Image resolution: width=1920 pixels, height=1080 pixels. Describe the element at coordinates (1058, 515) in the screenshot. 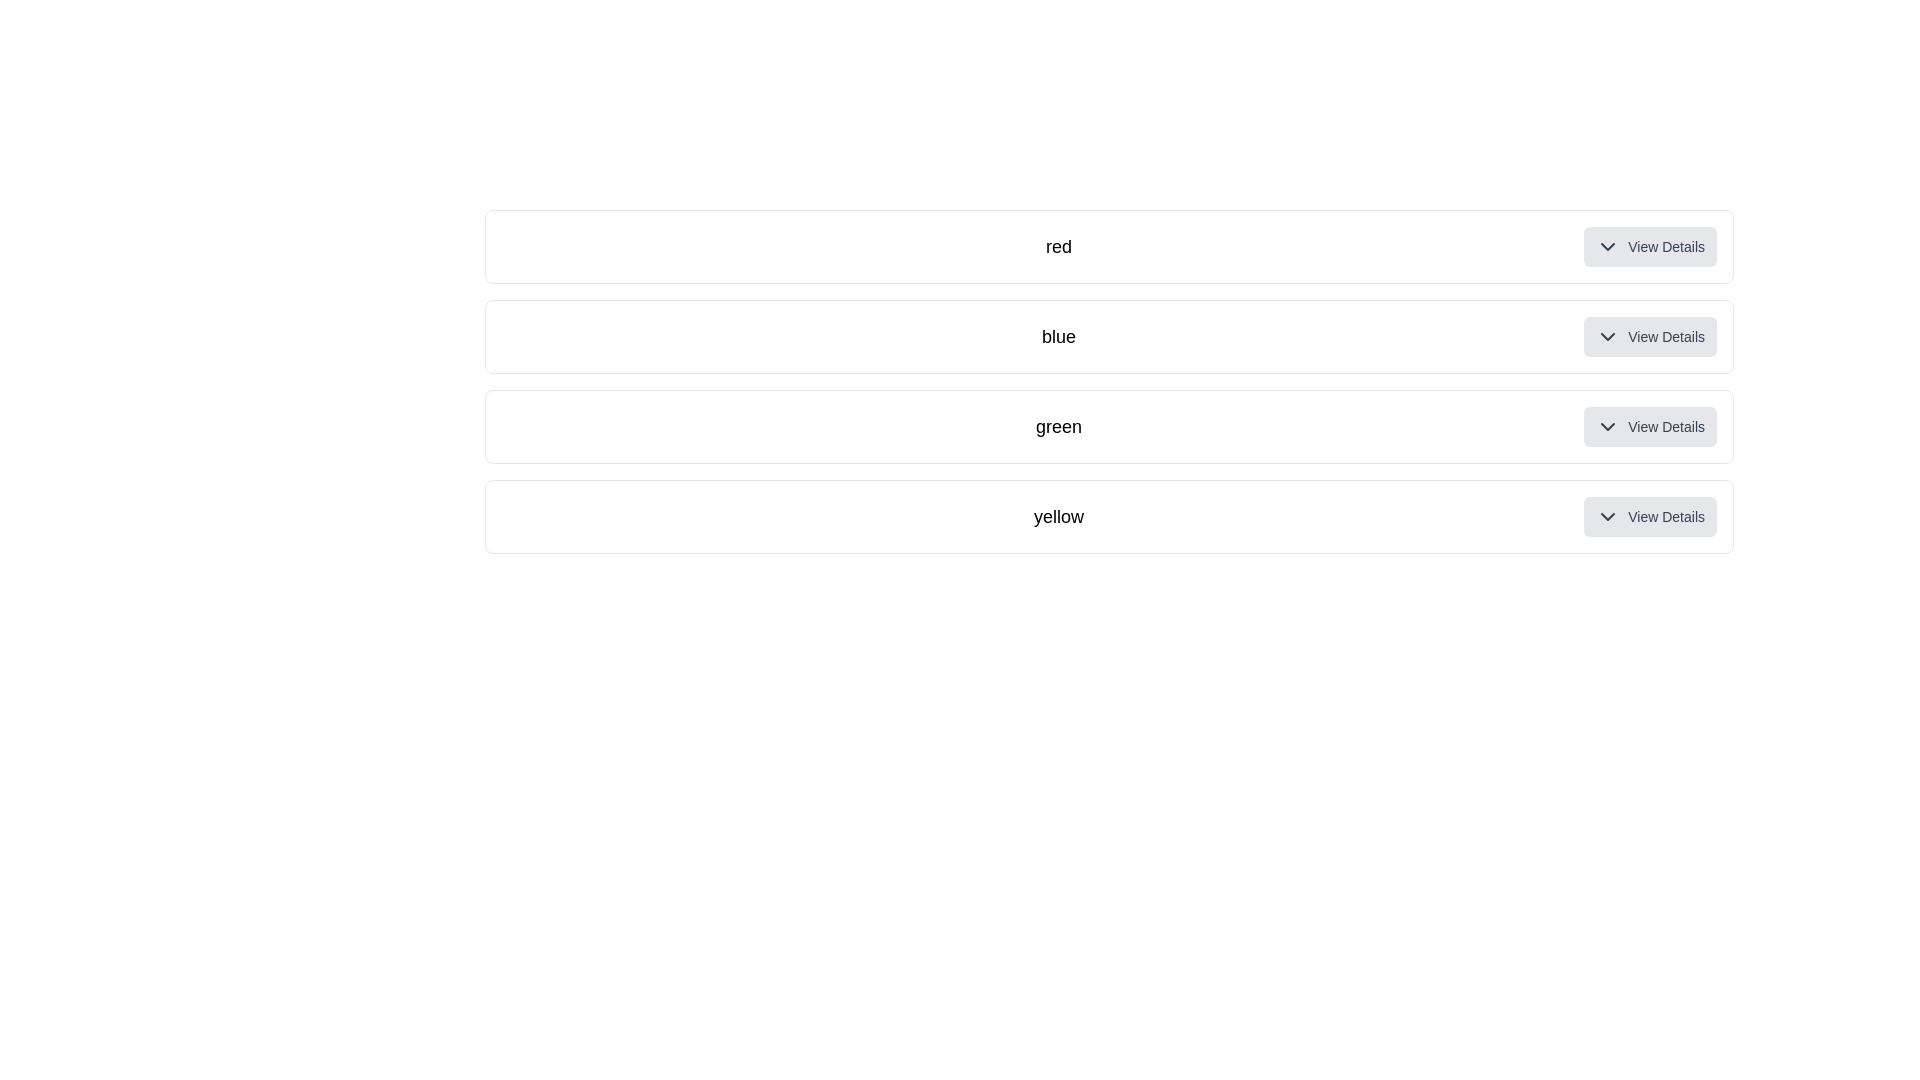

I see `the text element that serves as a label or descriptor, located between a circular yellow icon and a 'View Details' button` at that location.